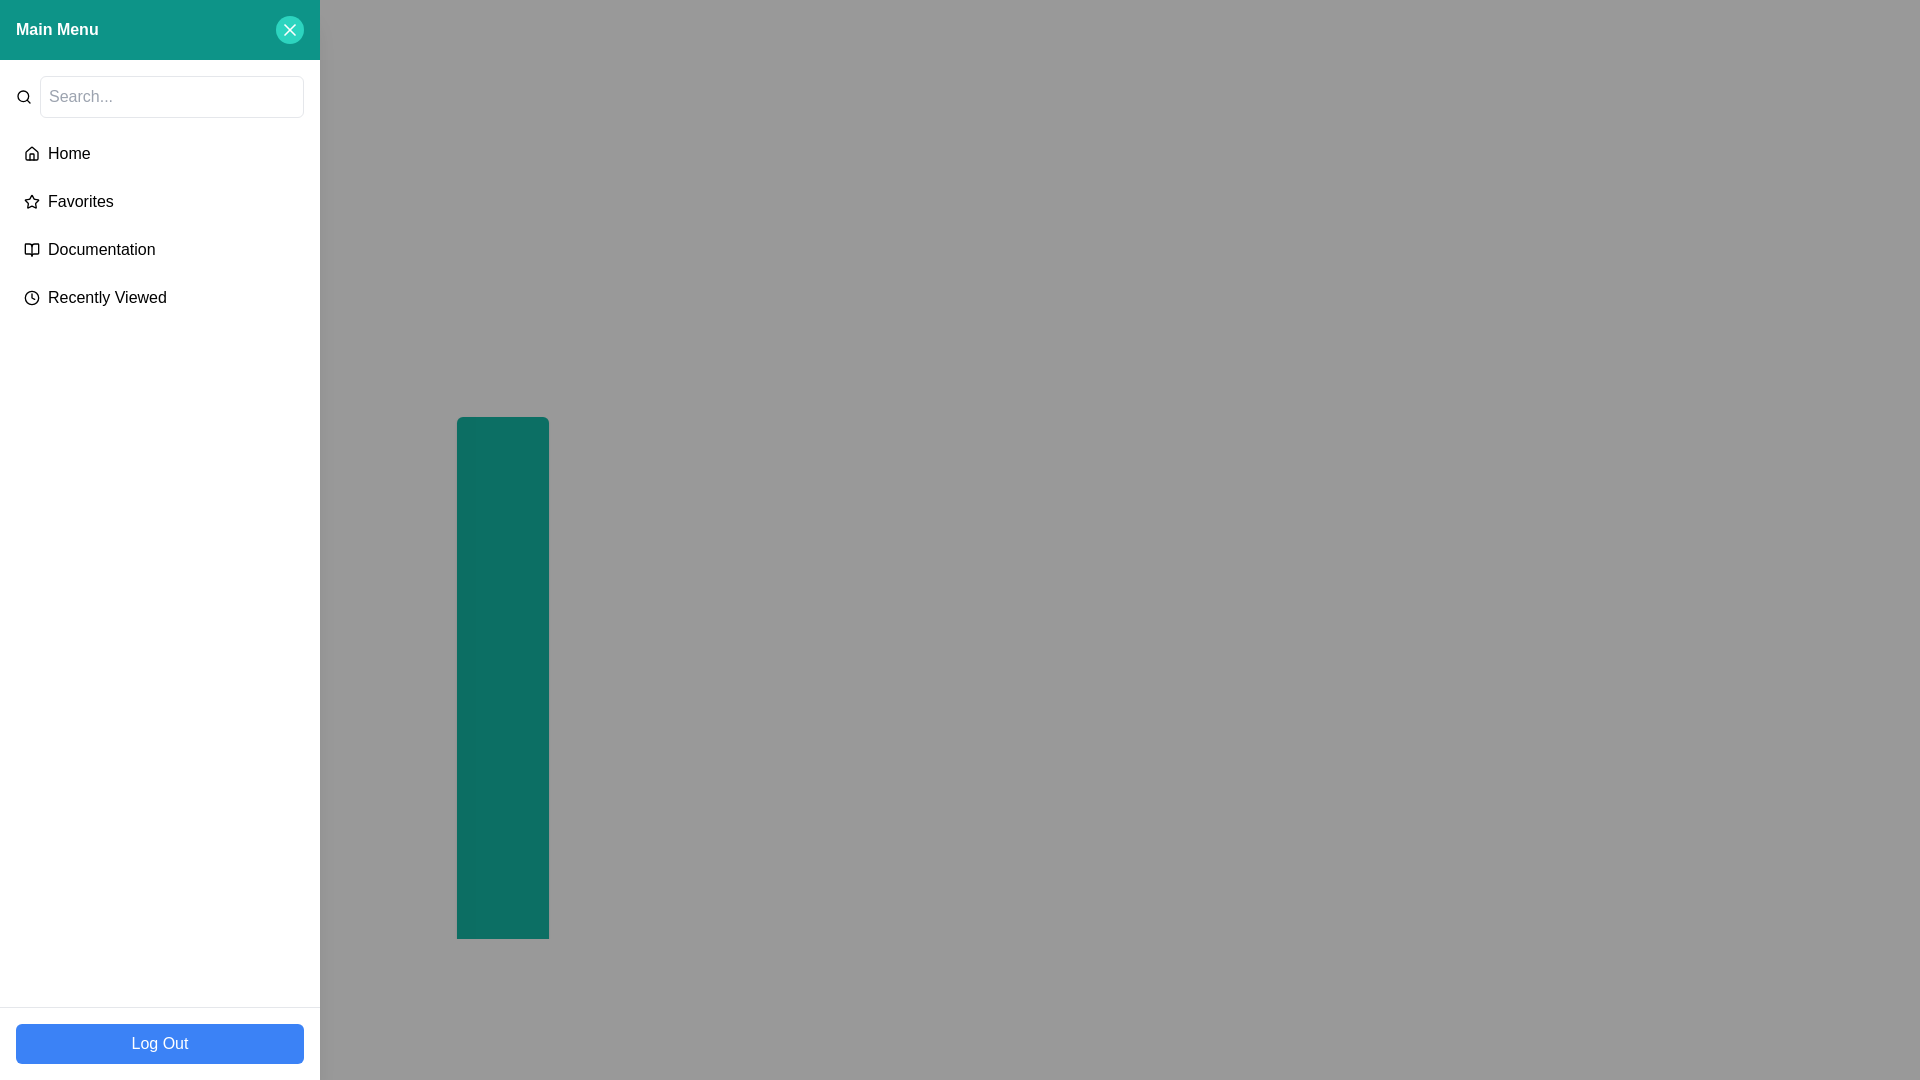 This screenshot has width=1920, height=1080. Describe the element at coordinates (57, 30) in the screenshot. I see `the text label located in the upper-left corner of the interface, which serves as a static header title within a horizontal teal header bar, positioned to the left of a close icon button` at that location.